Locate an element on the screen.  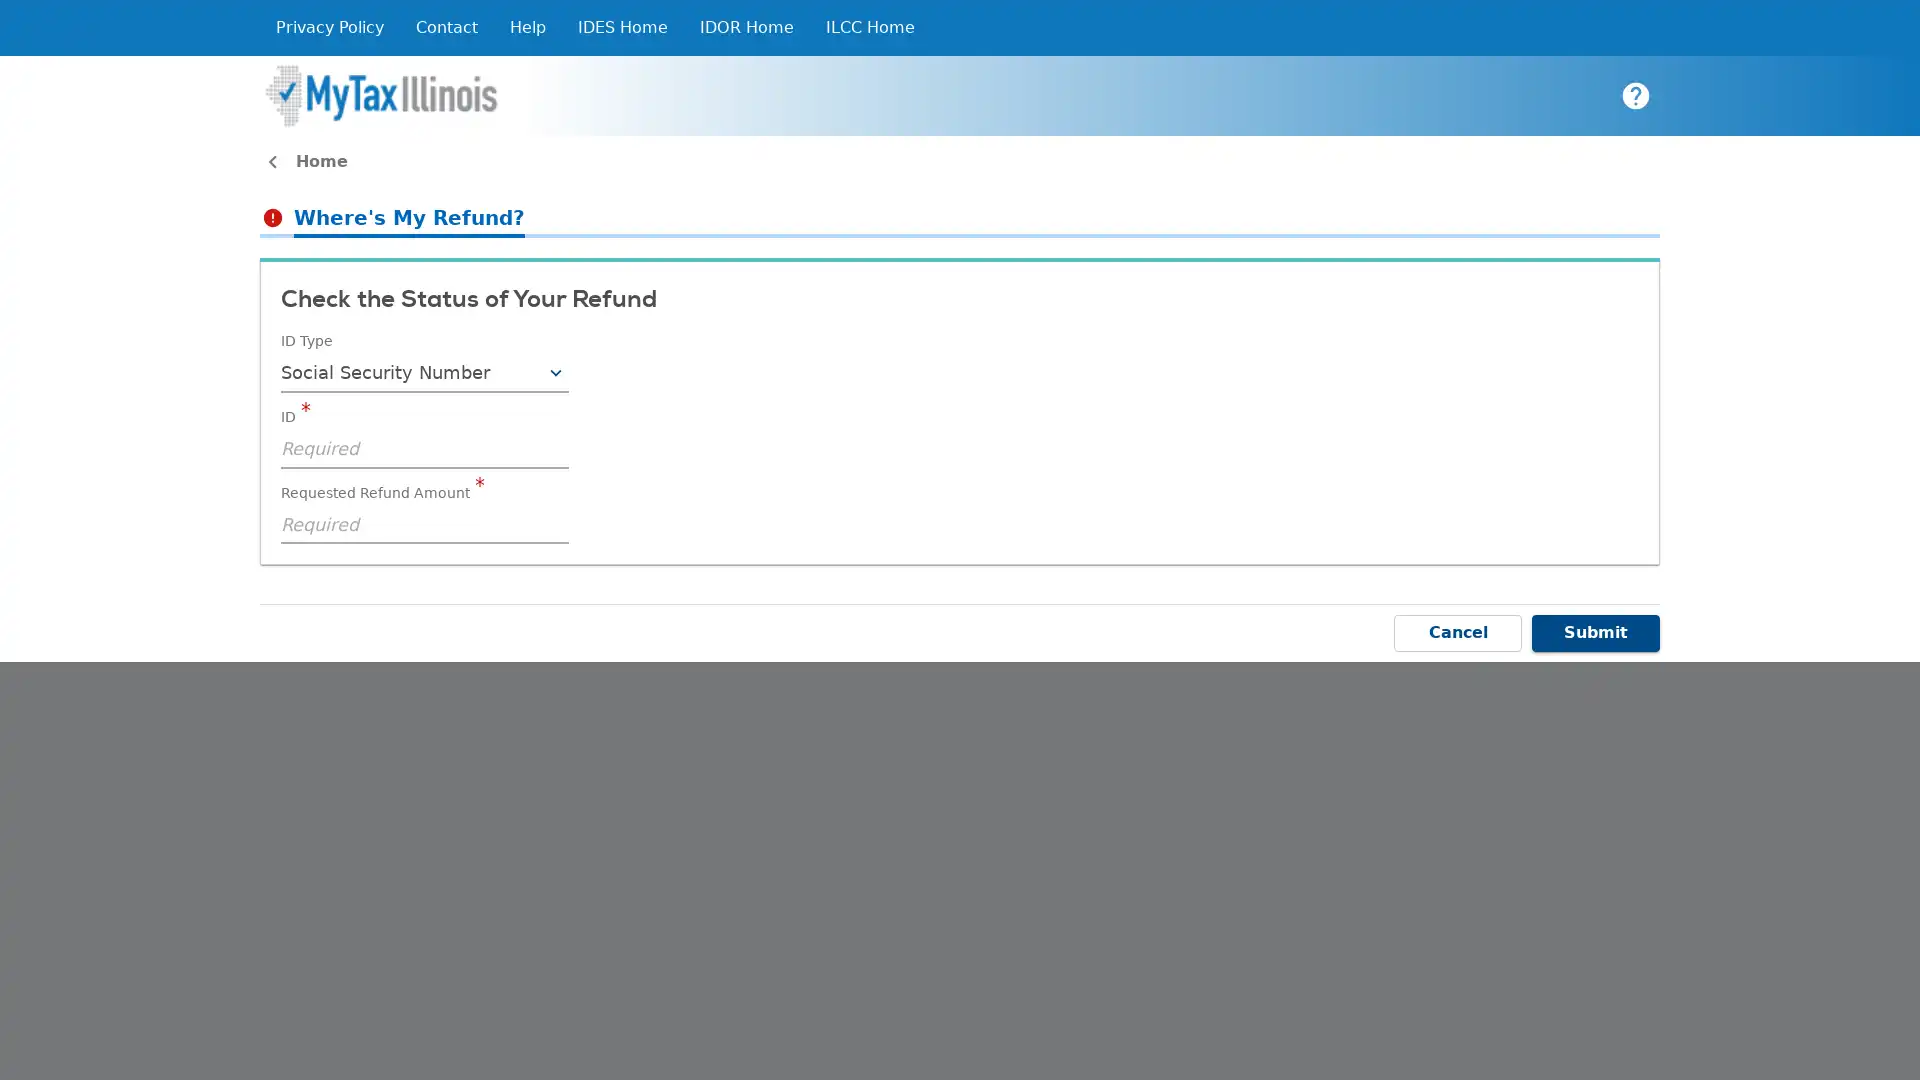
Submit is located at coordinates (1595, 632).